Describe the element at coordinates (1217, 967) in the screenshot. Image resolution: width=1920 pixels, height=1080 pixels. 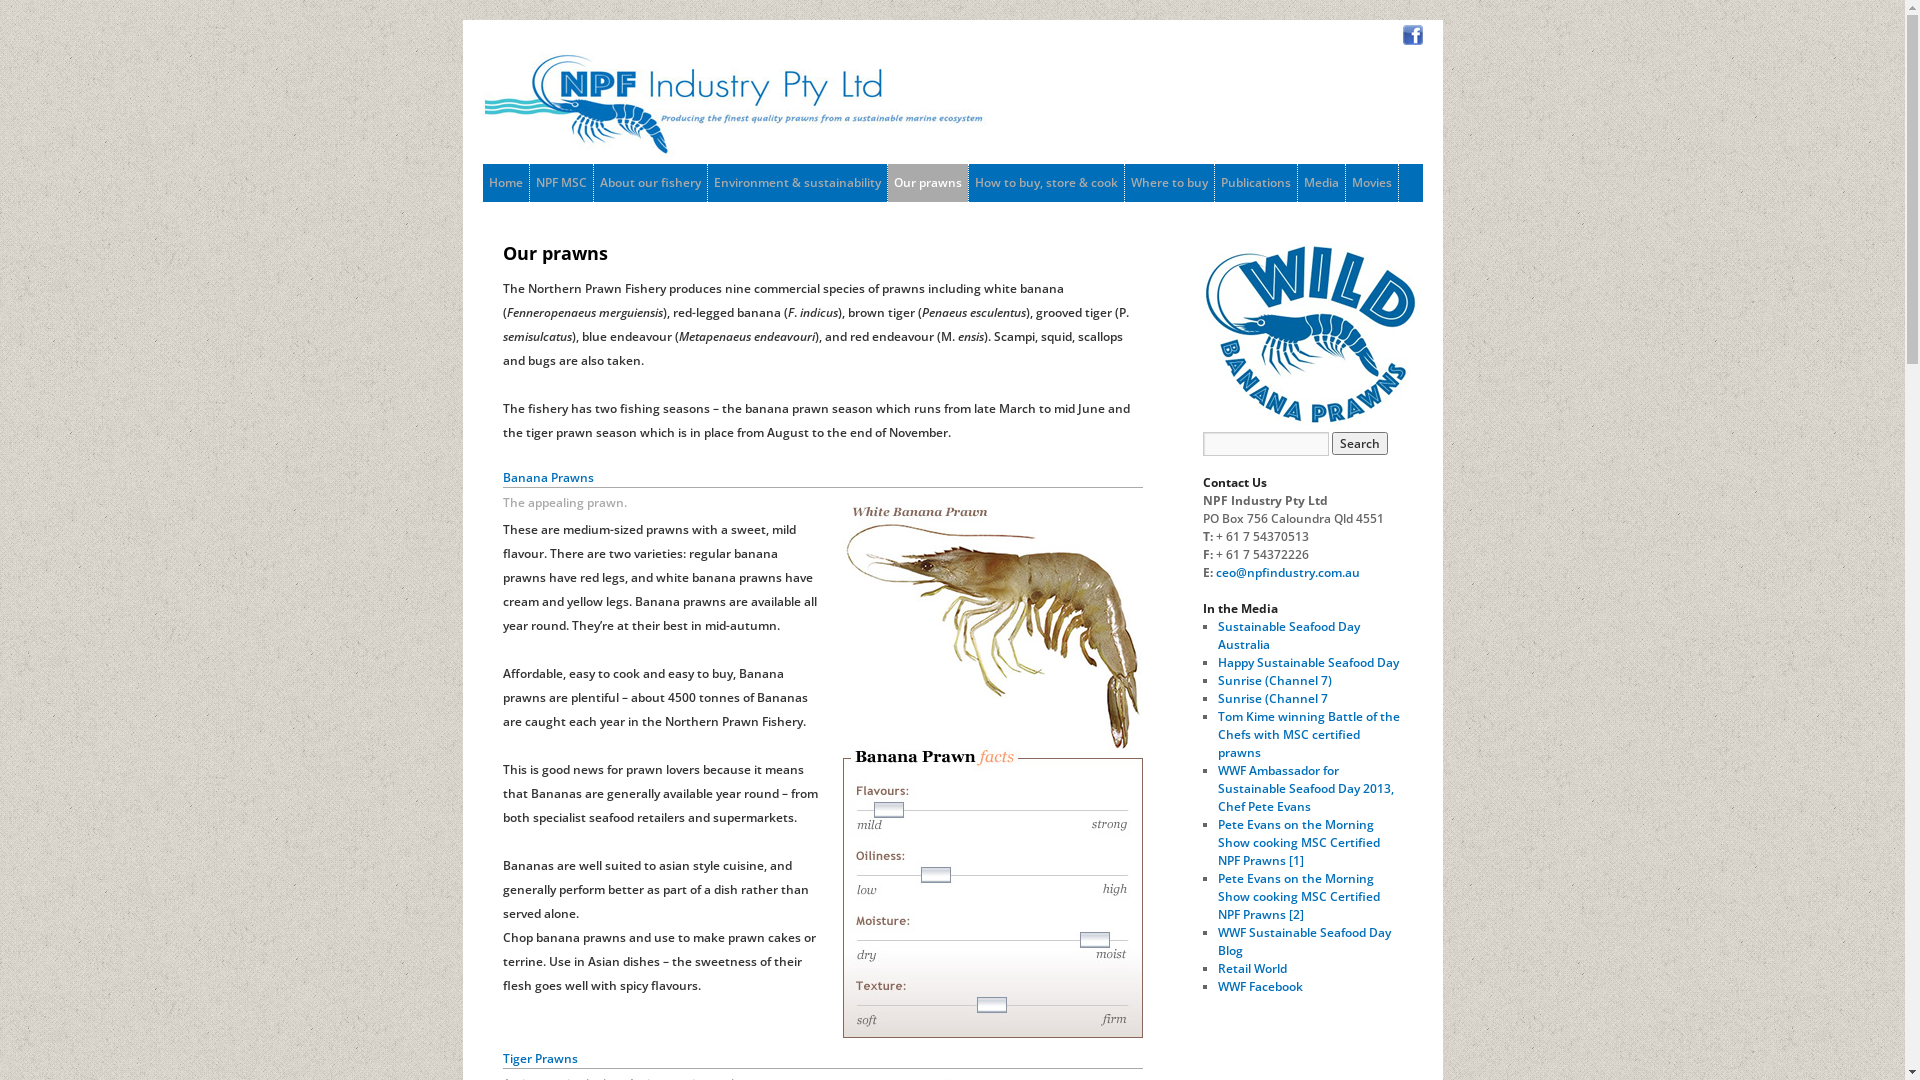
I see `'Retail World'` at that location.